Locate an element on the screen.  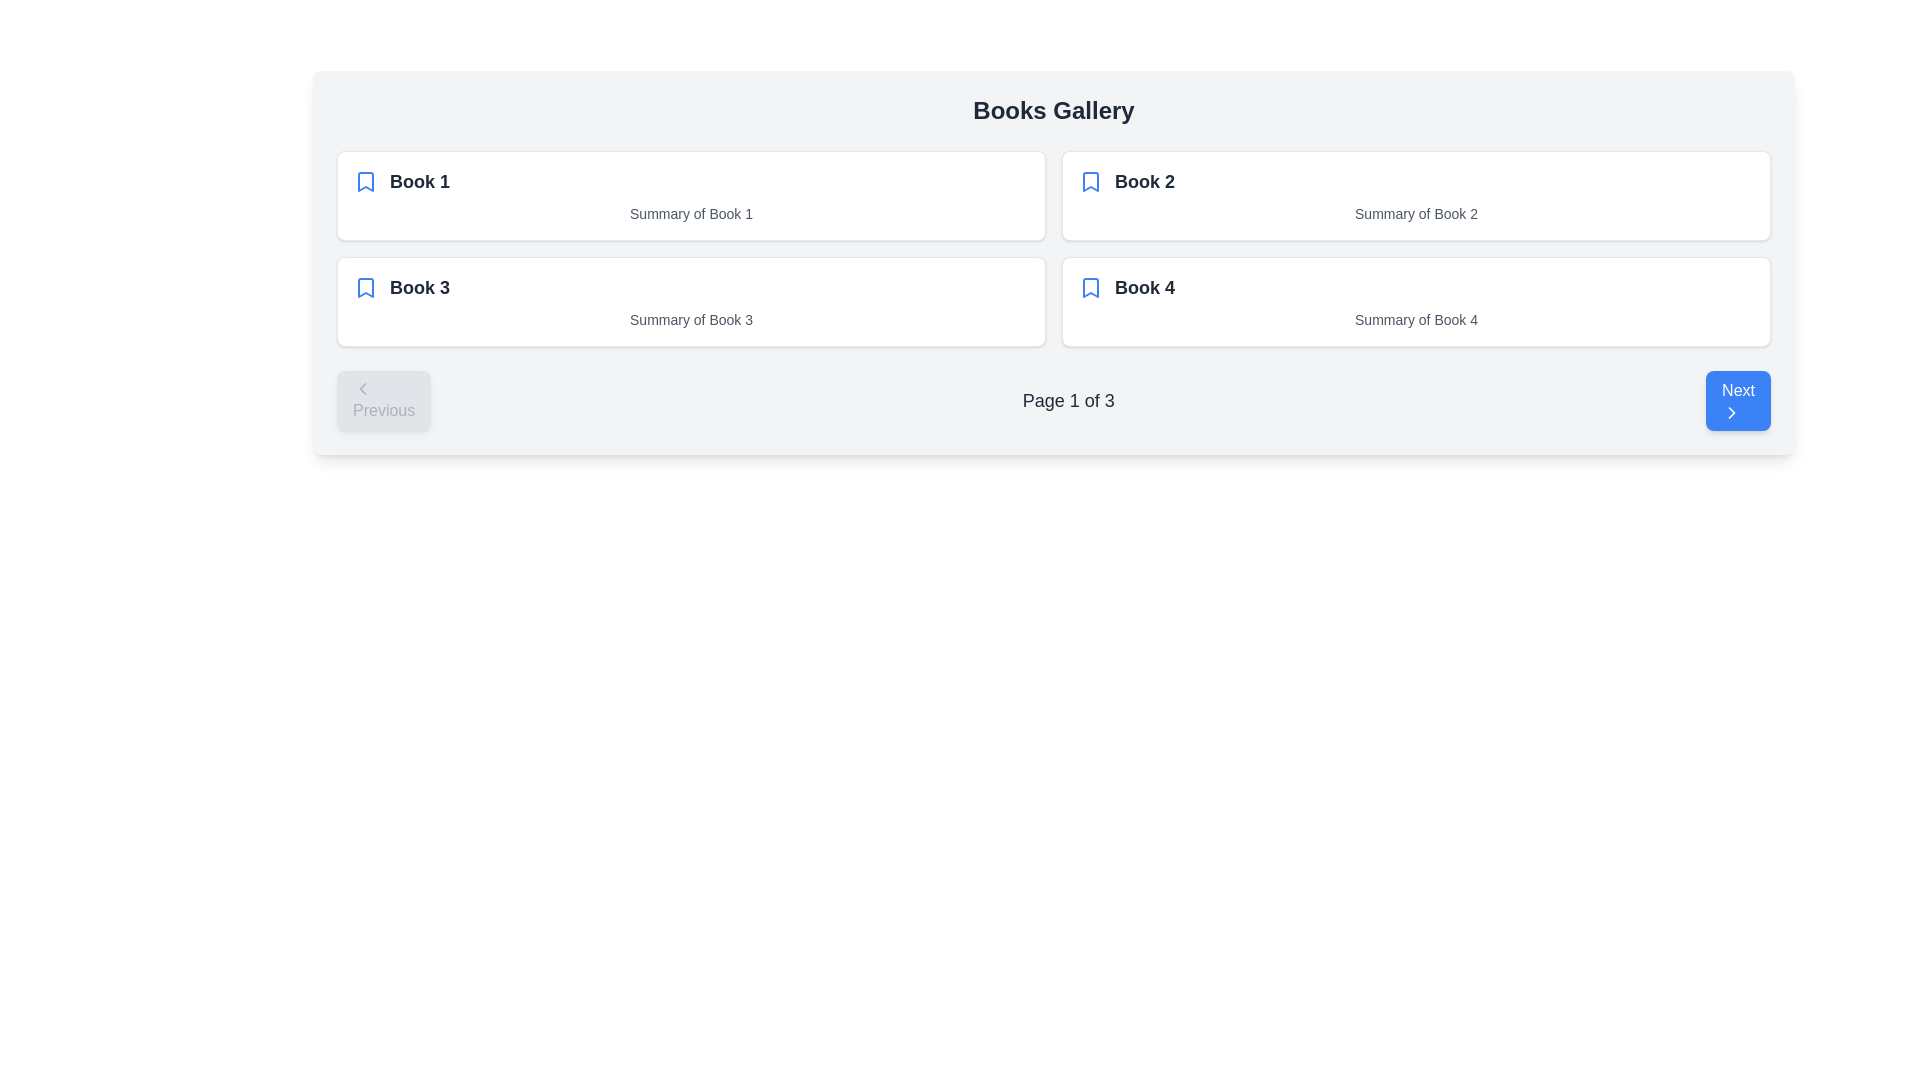
the bookmark icon located adjacent to the title 'Book 2' in the Books Gallery is located at coordinates (1089, 181).